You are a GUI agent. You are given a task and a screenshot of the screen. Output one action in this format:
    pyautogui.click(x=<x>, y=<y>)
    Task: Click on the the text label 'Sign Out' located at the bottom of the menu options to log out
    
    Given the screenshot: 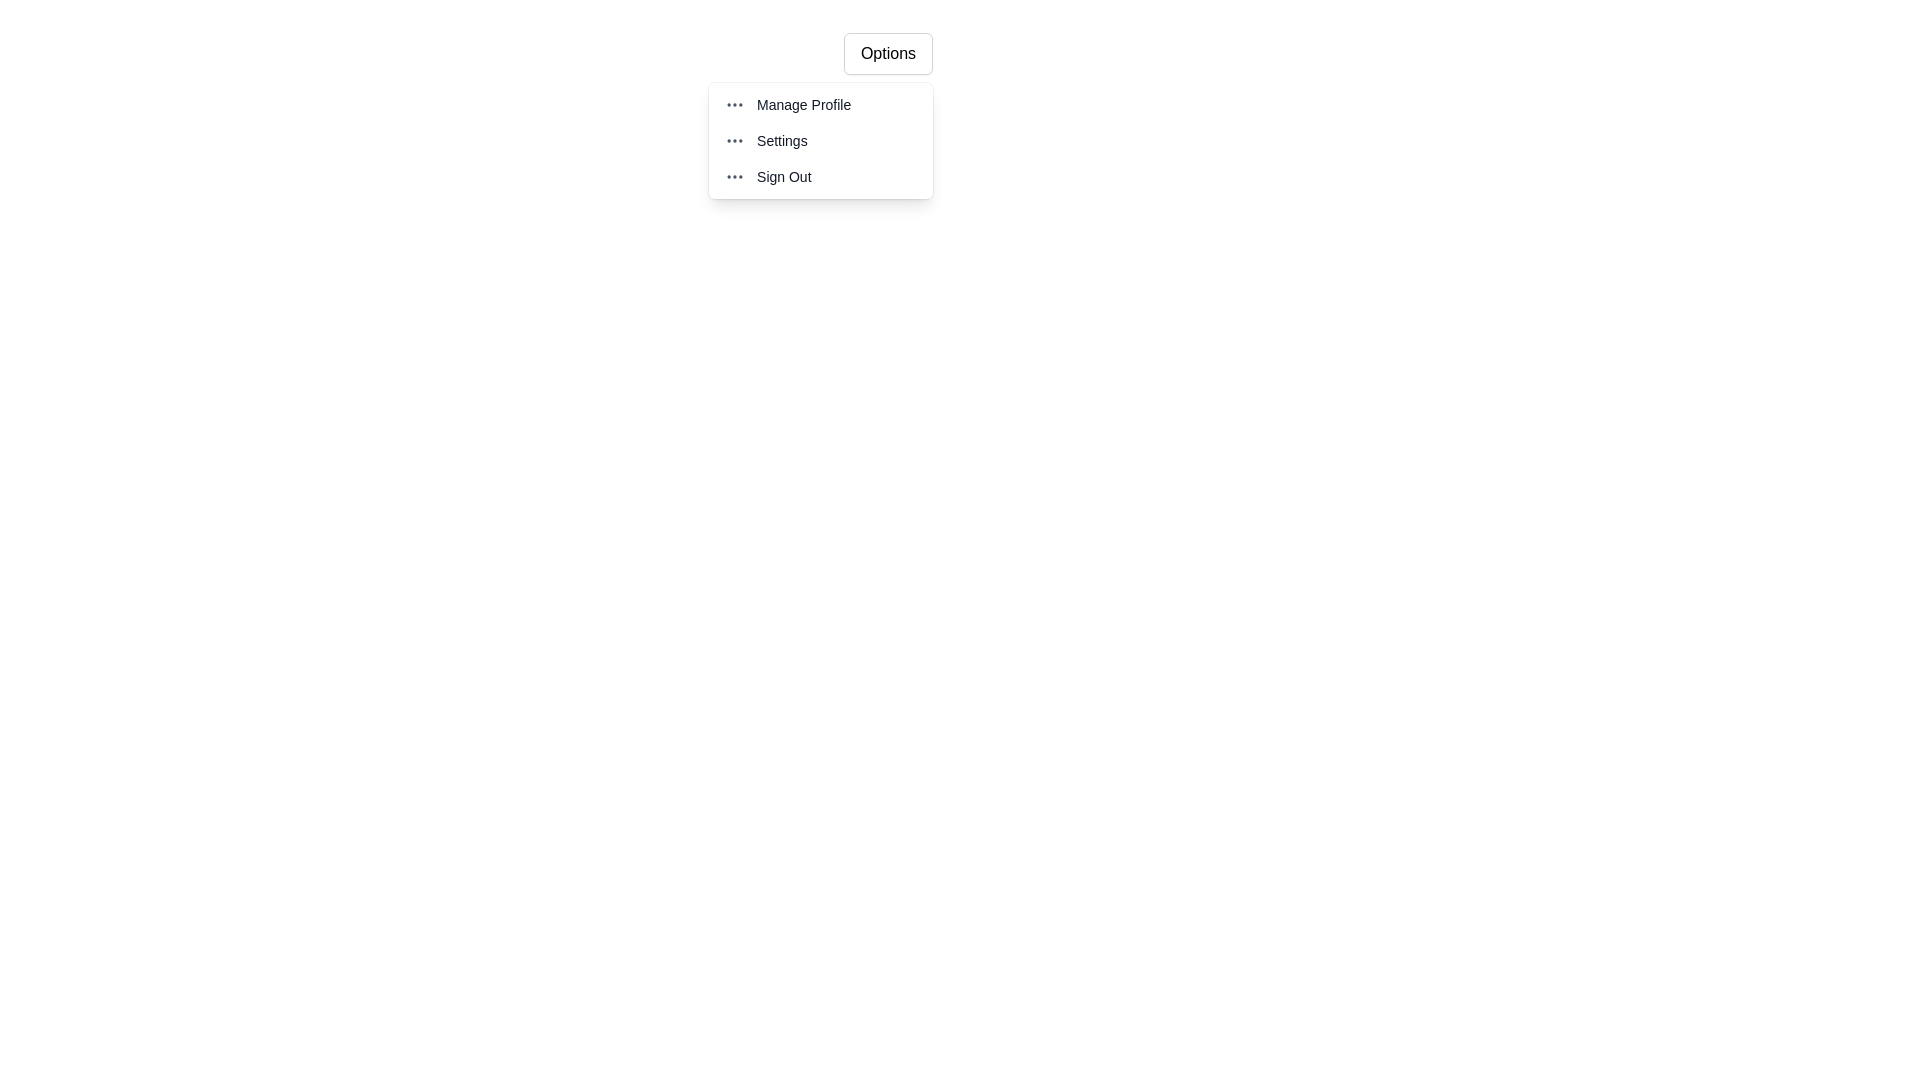 What is the action you would take?
    pyautogui.click(x=782, y=176)
    